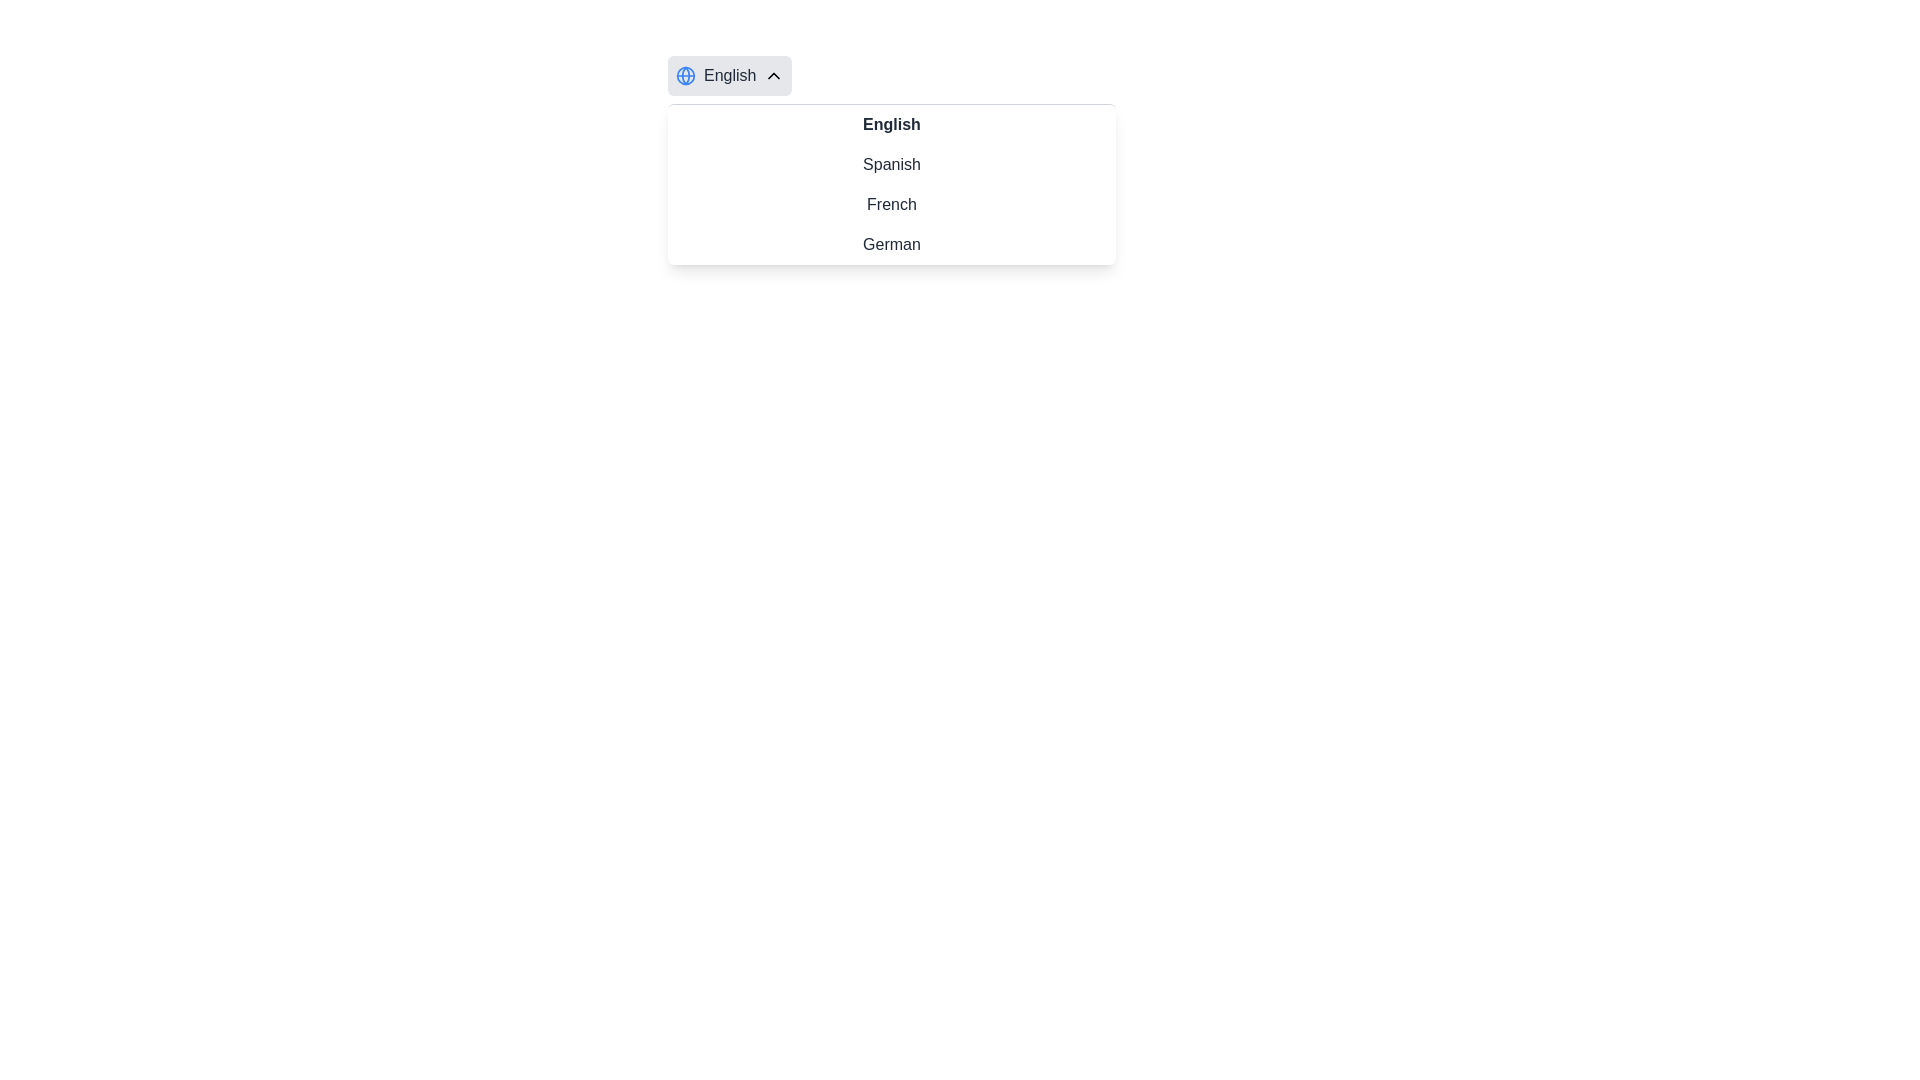 The height and width of the screenshot is (1080, 1920). Describe the element at coordinates (729, 75) in the screenshot. I see `the static text element displaying the currently selected language 'English', which is positioned between a globe icon and a dropdown indicator in the language selection component` at that location.